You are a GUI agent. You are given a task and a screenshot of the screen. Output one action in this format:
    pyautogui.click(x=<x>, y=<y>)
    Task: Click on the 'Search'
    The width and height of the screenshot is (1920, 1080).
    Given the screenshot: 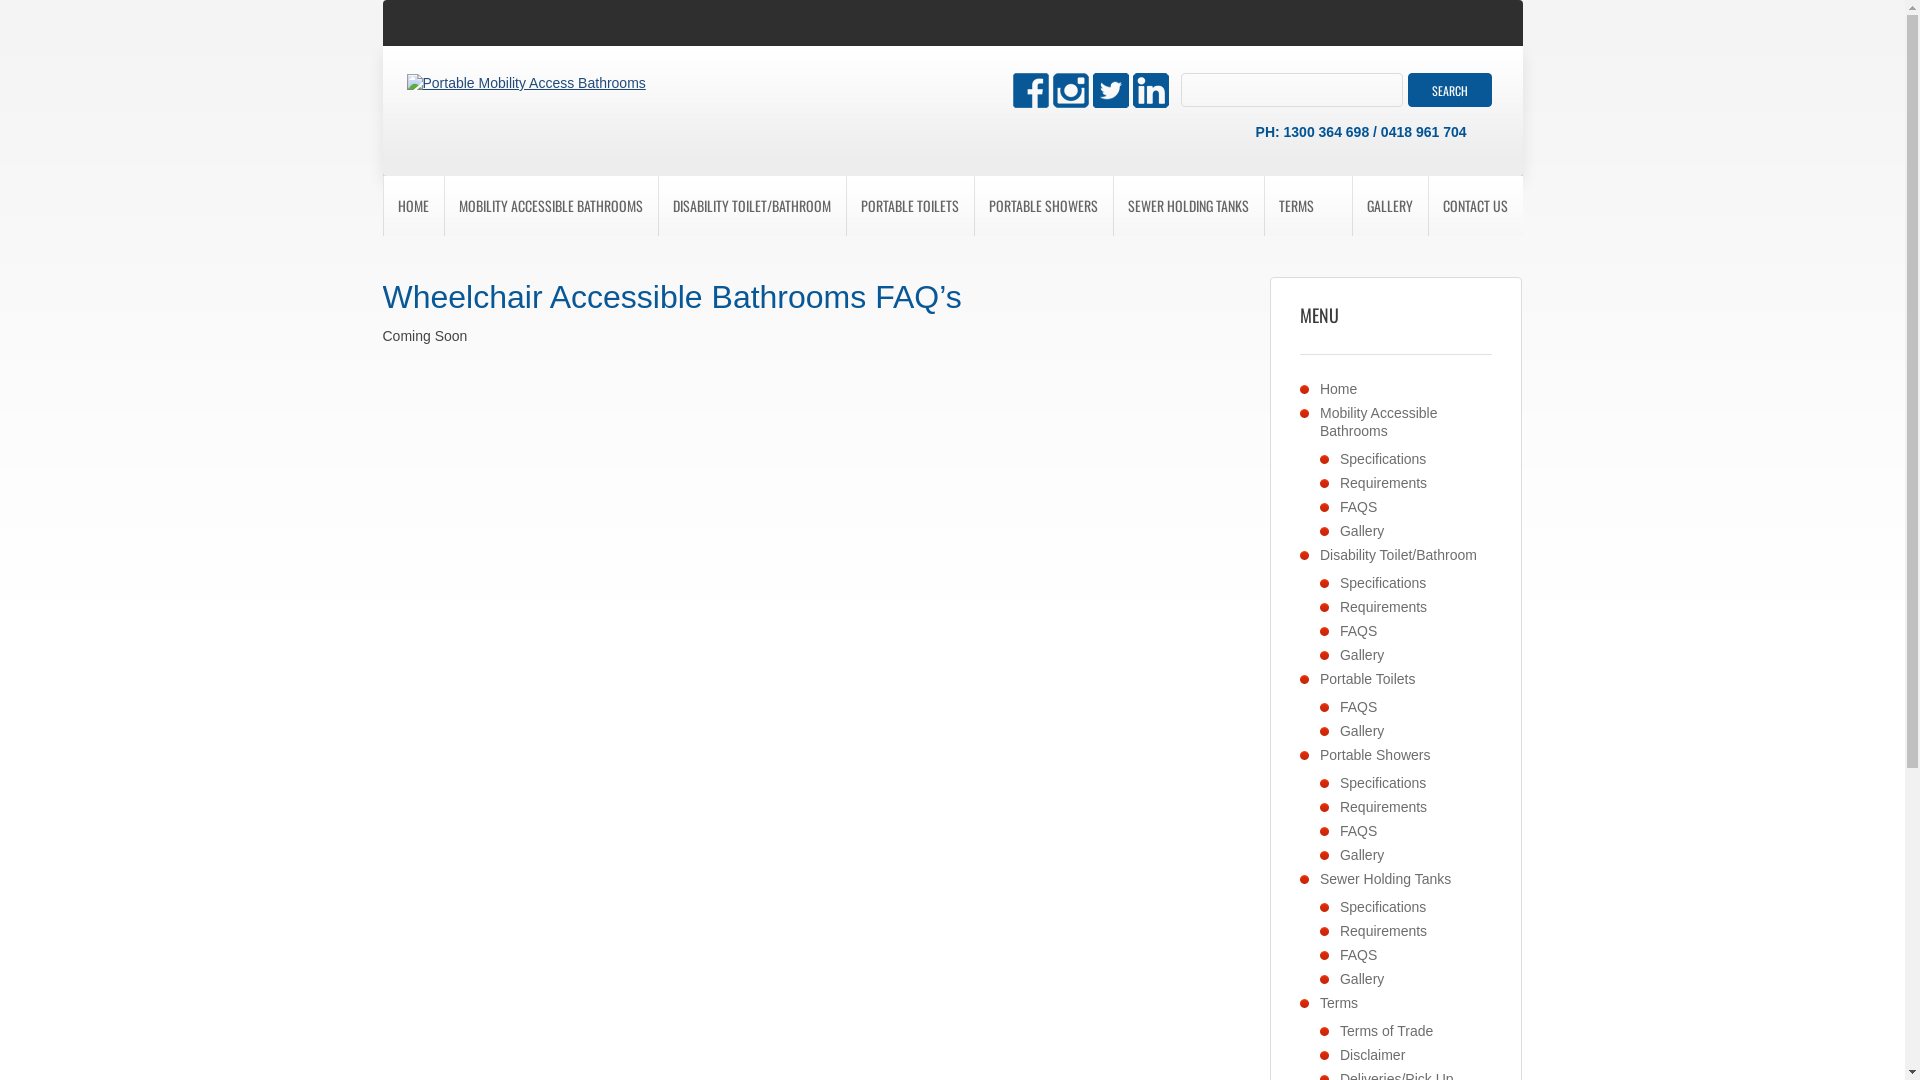 What is the action you would take?
    pyautogui.click(x=1406, y=88)
    